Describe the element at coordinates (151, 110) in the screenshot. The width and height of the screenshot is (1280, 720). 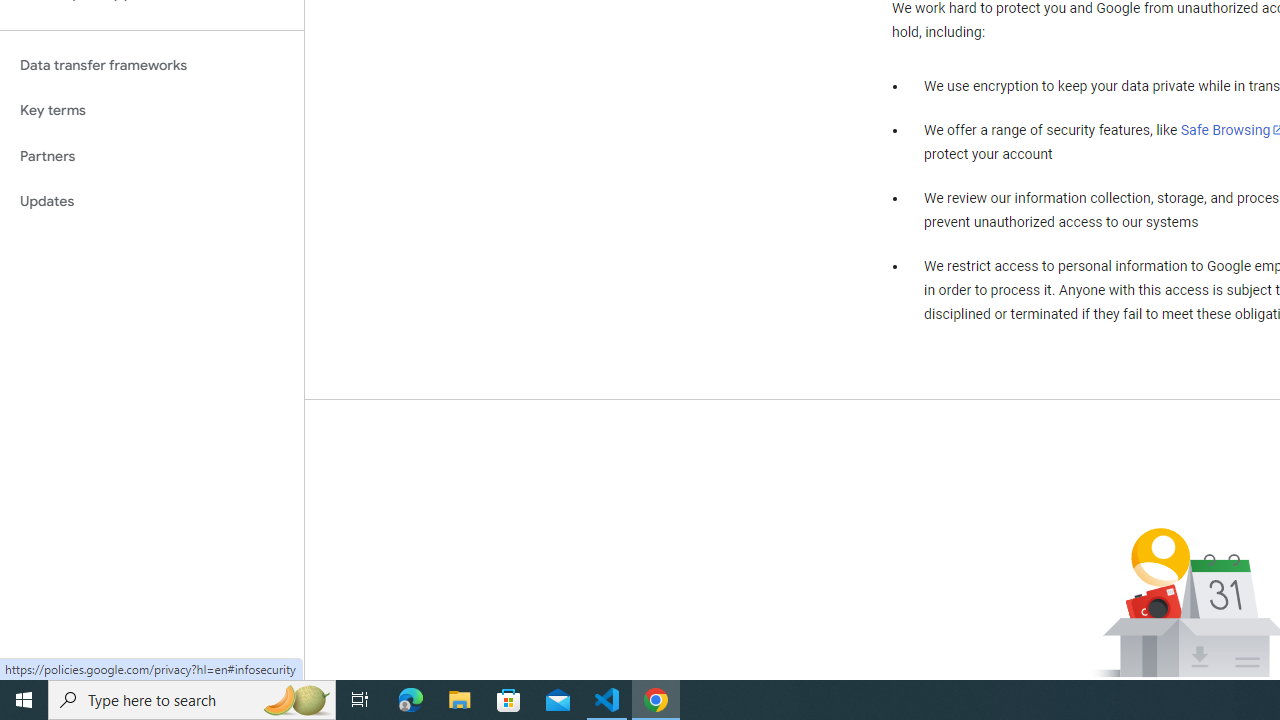
I see `'Key terms'` at that location.